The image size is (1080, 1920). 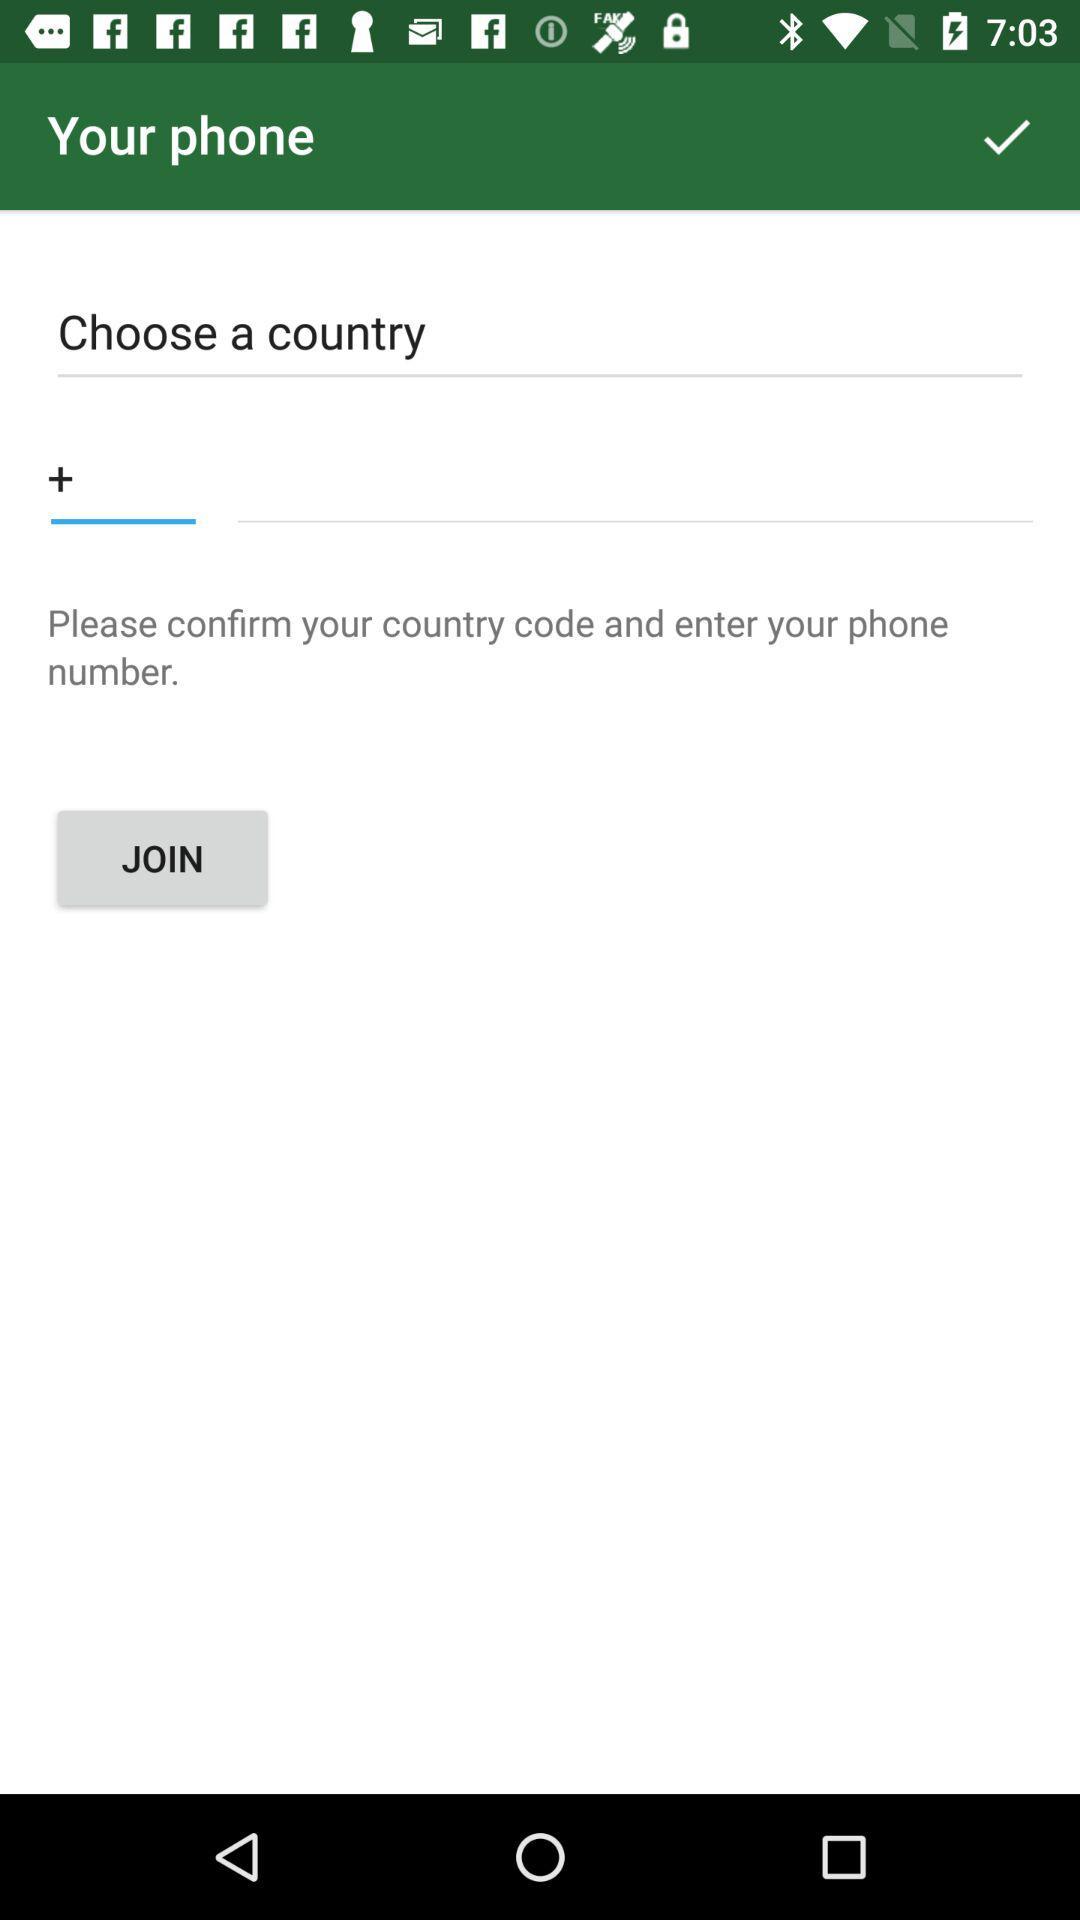 I want to click on the item below please confirm your icon, so click(x=161, y=858).